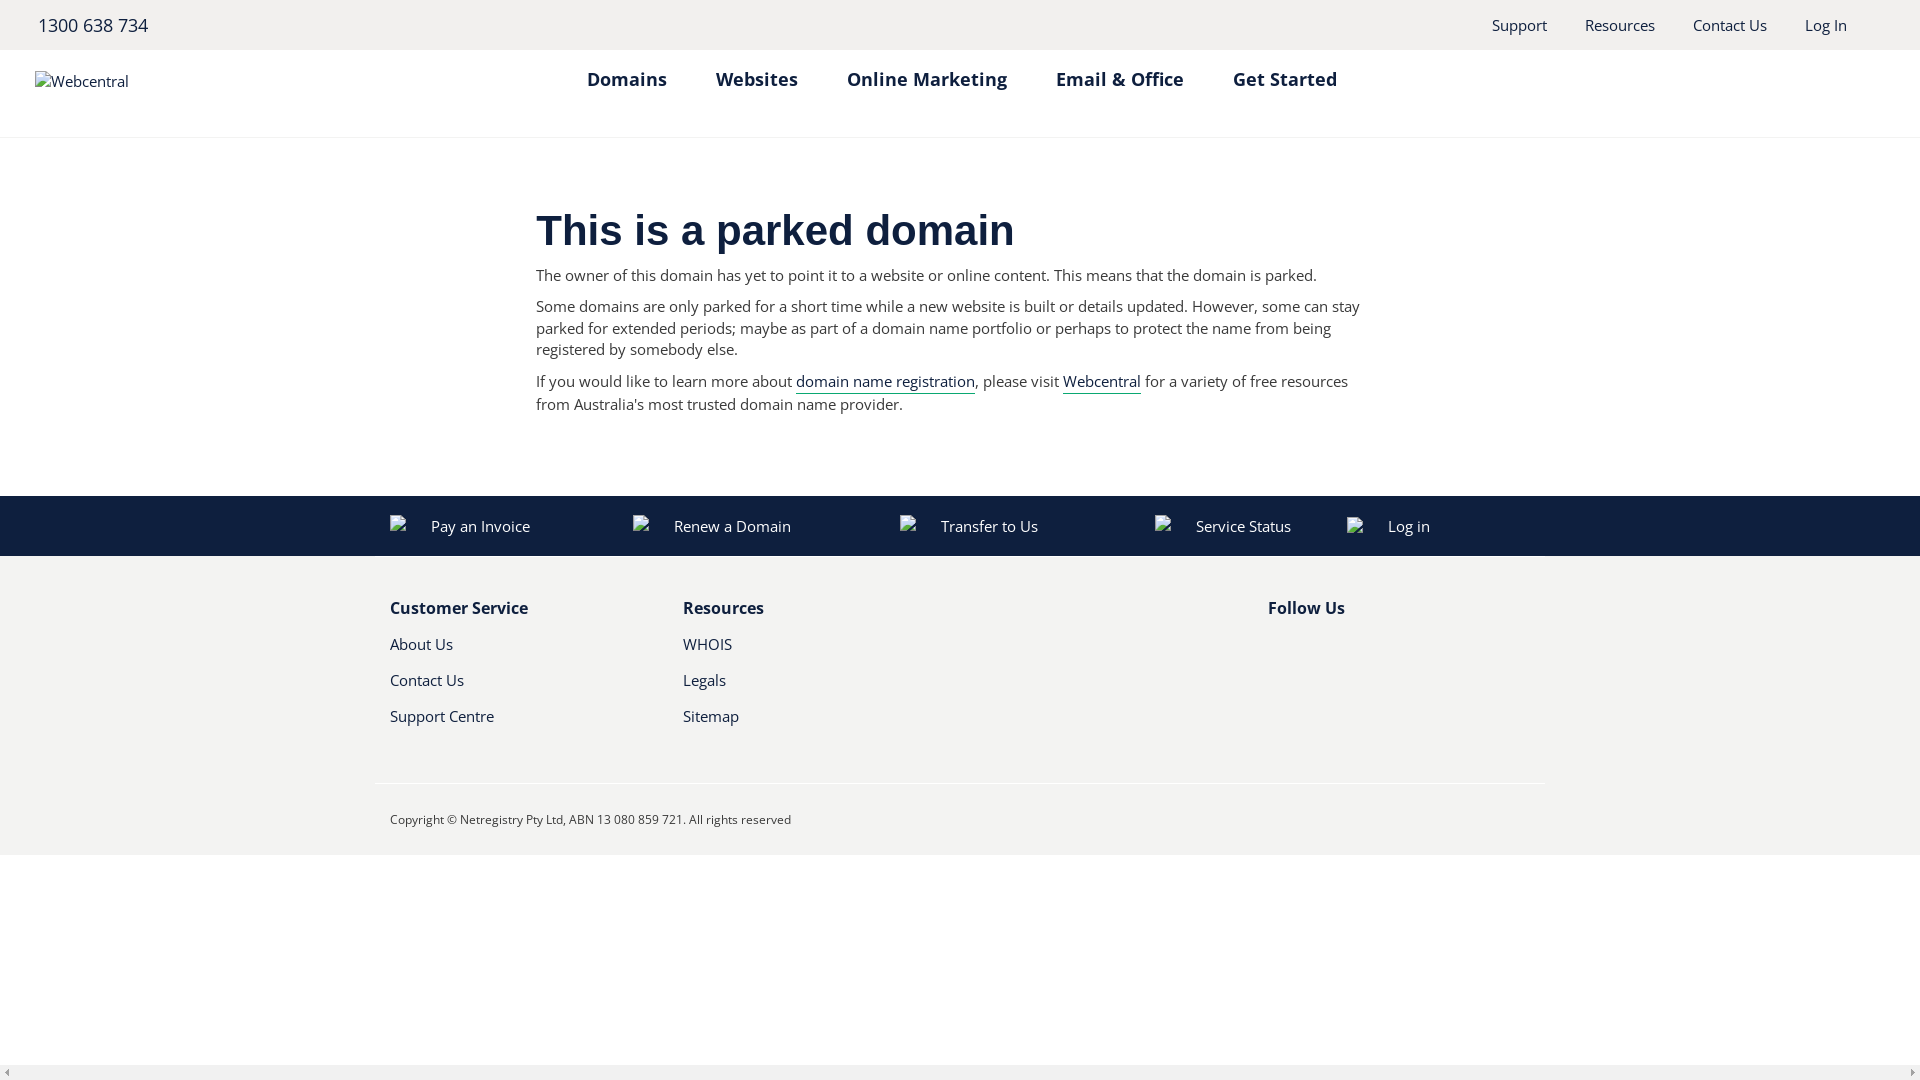  Describe the element at coordinates (389, 724) in the screenshot. I see `'Support Centre'` at that location.